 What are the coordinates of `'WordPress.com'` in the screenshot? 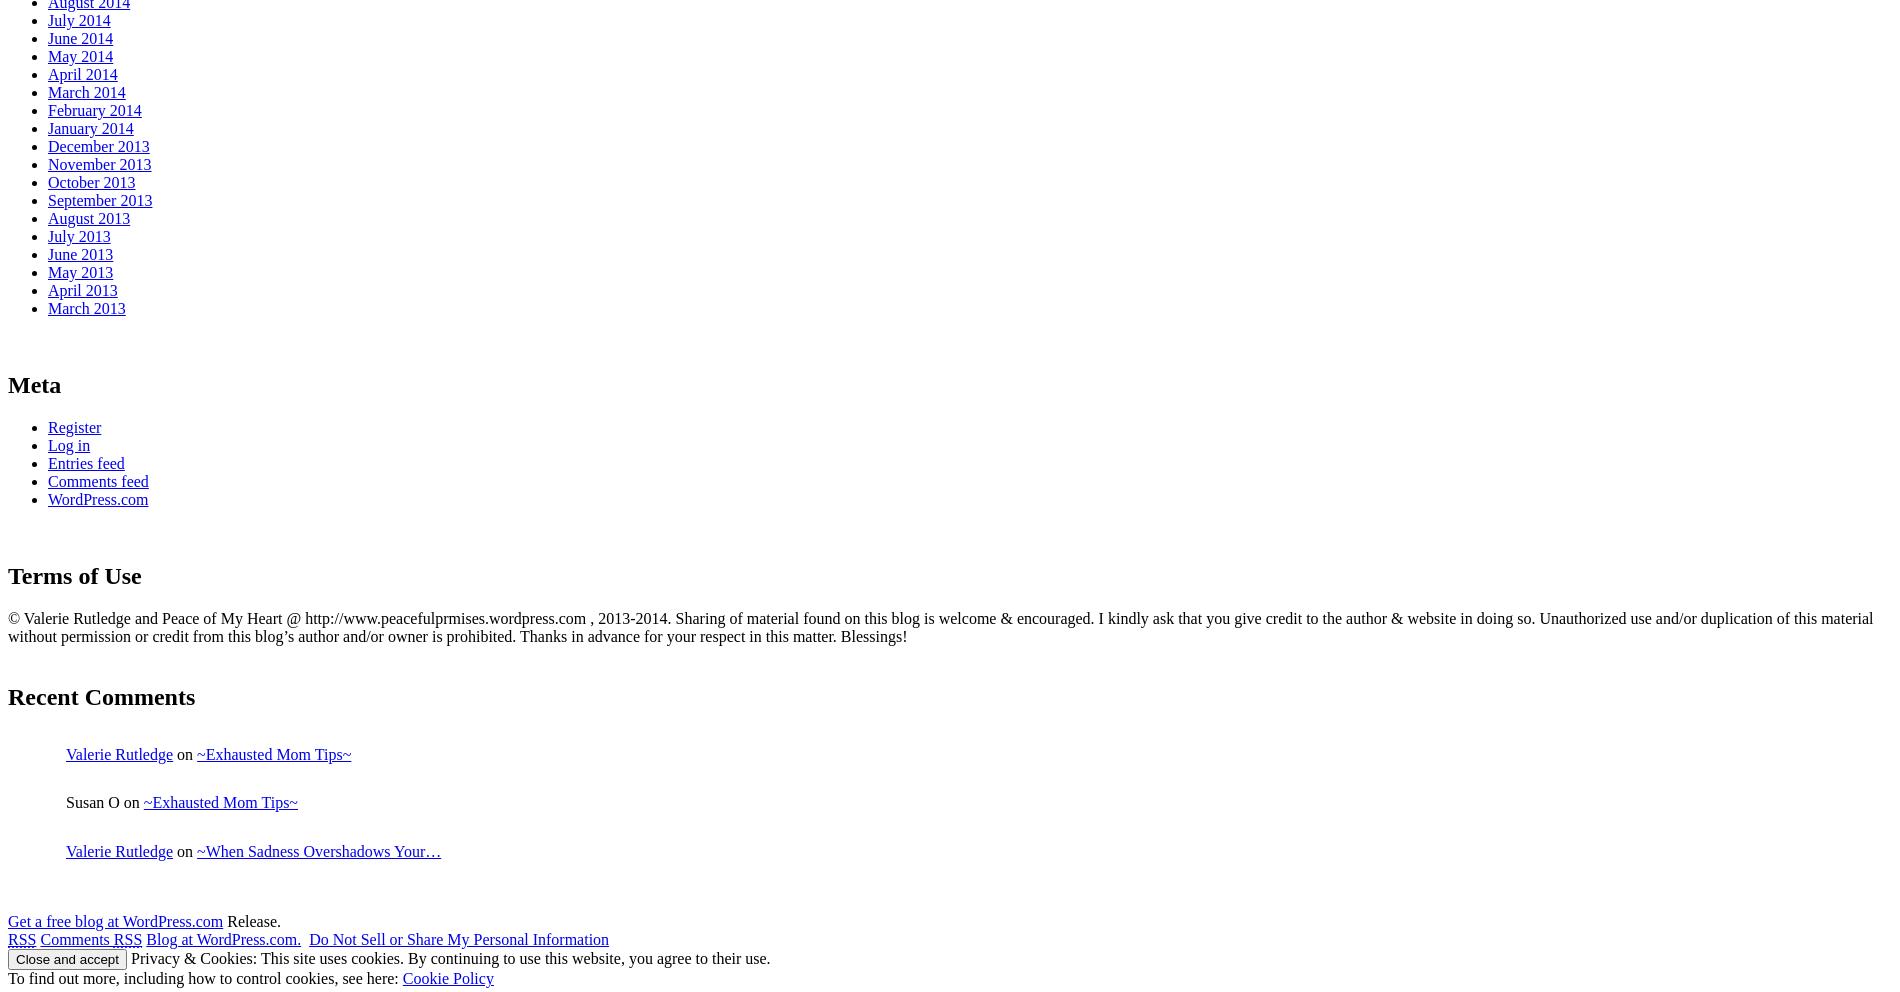 It's located at (48, 497).